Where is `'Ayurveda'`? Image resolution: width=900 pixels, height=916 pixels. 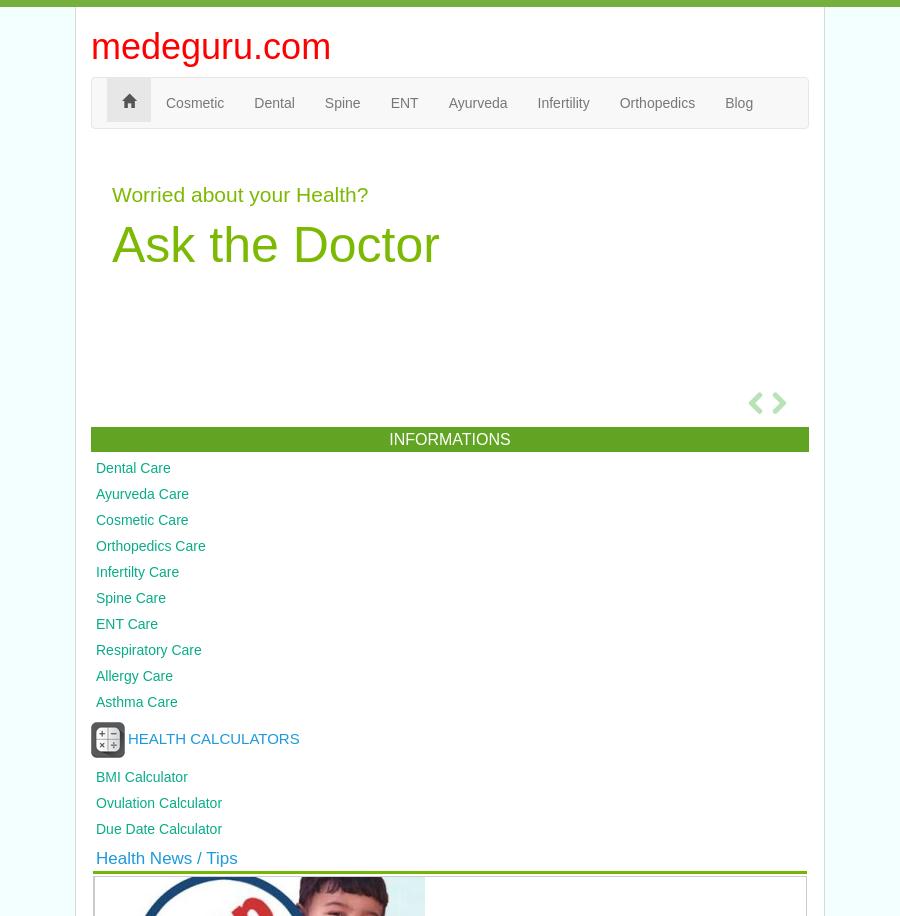
'Ayurveda' is located at coordinates (476, 101).